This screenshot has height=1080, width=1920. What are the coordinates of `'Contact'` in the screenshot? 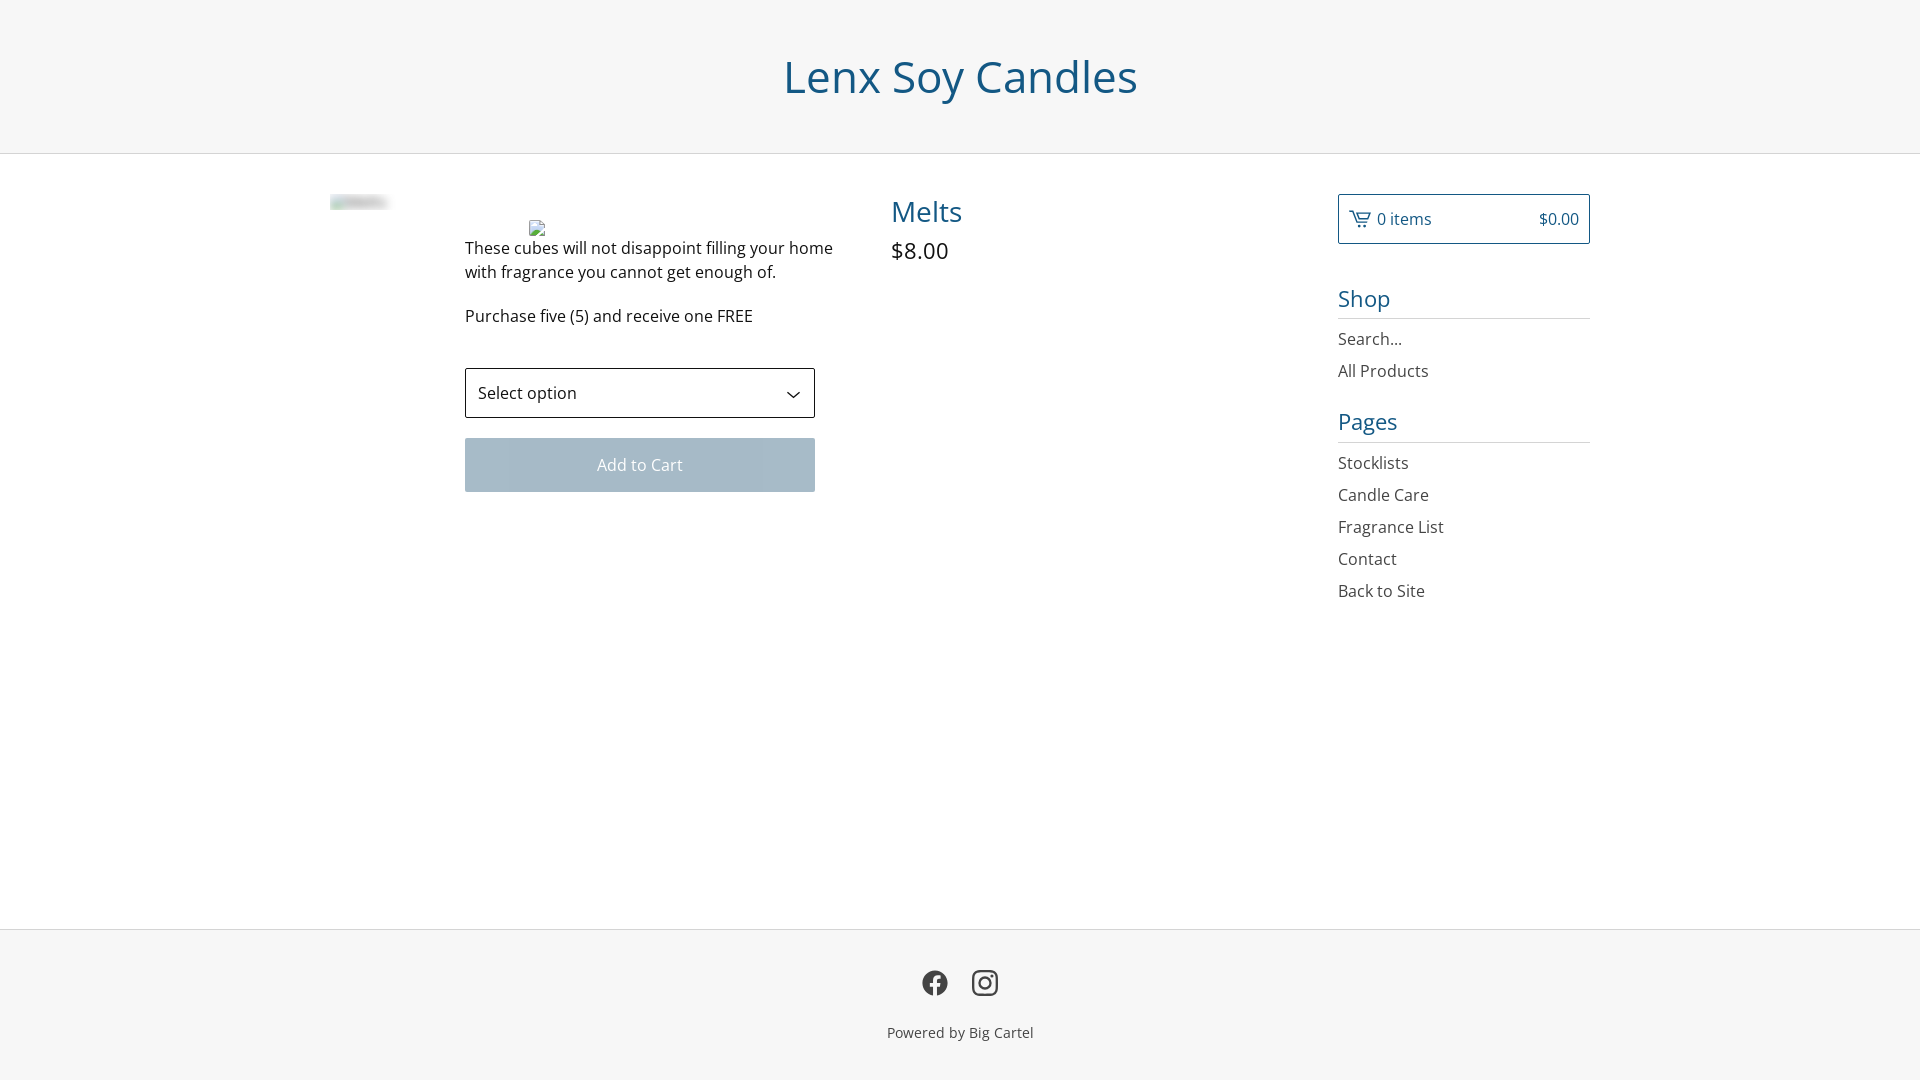 It's located at (1338, 559).